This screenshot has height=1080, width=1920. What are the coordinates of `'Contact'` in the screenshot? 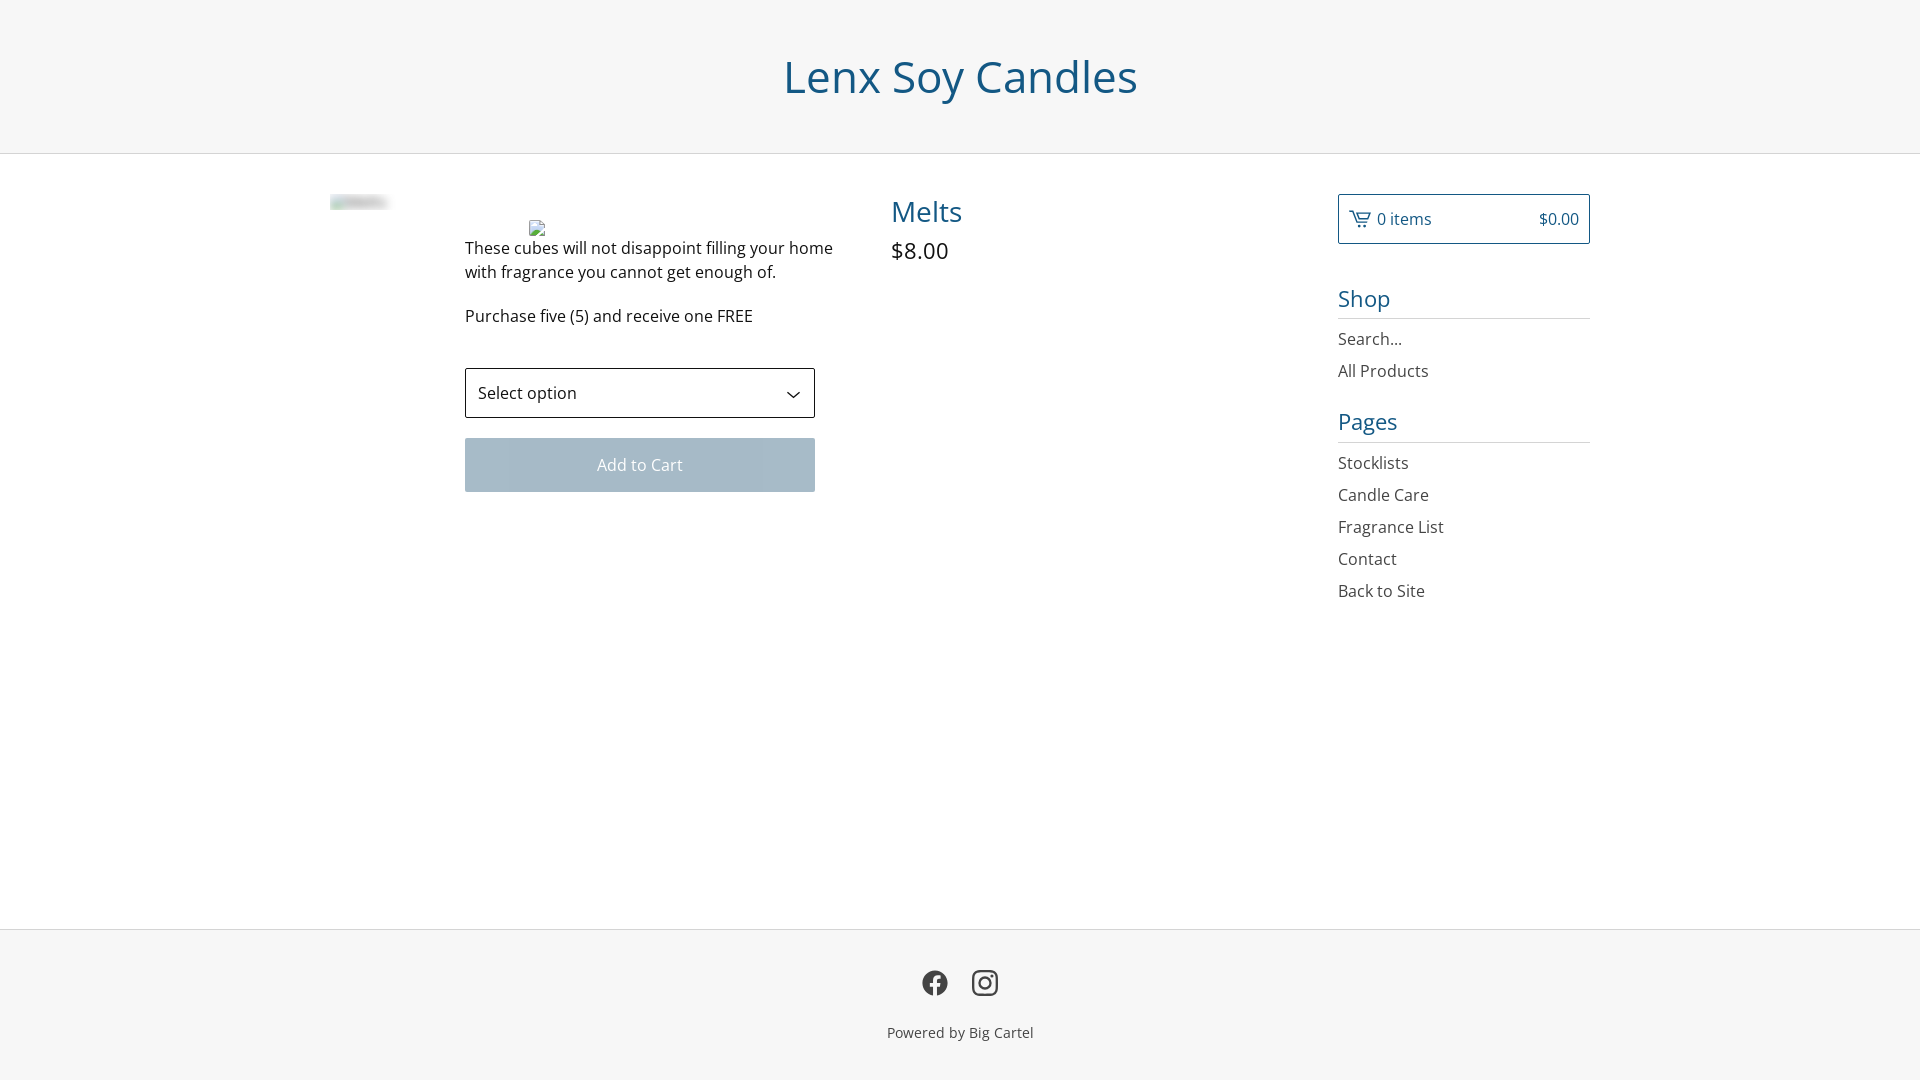 It's located at (1338, 559).